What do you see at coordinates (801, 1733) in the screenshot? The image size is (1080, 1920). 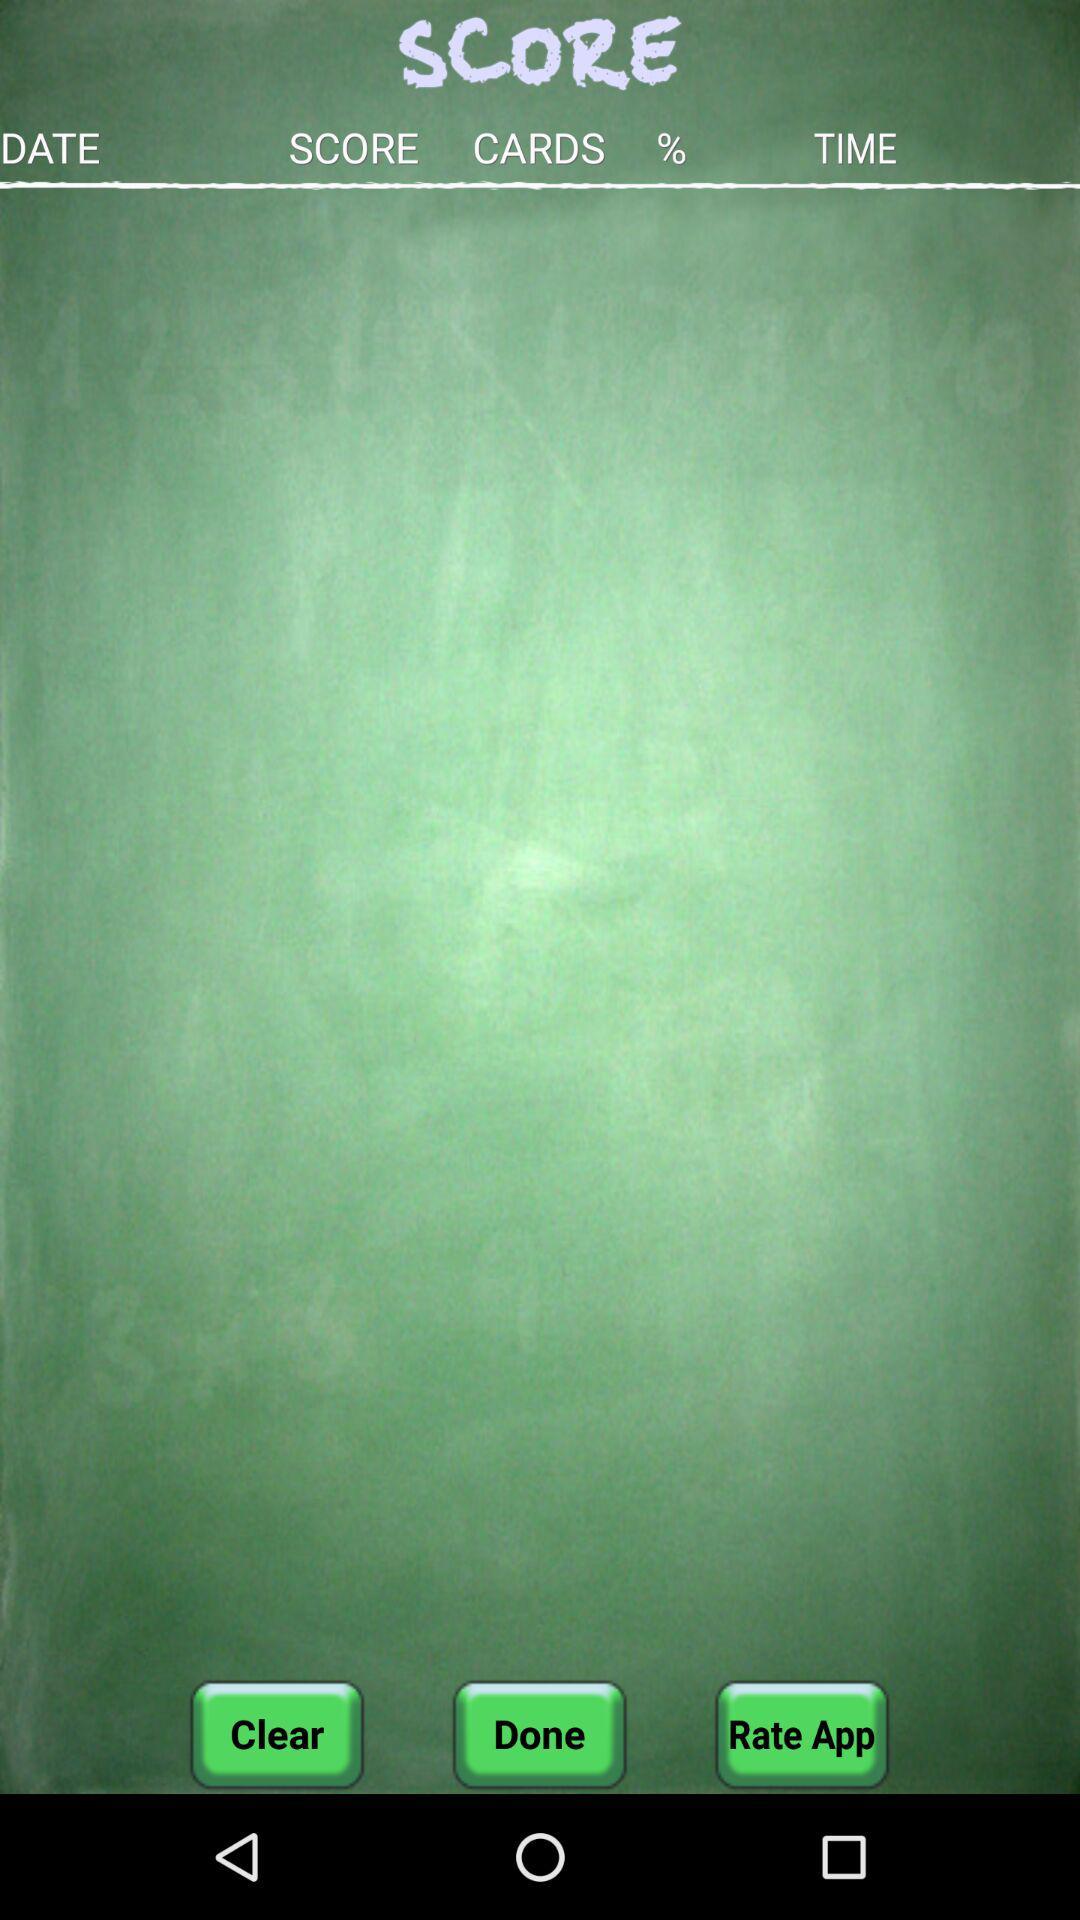 I see `the button to the right of the done` at bounding box center [801, 1733].